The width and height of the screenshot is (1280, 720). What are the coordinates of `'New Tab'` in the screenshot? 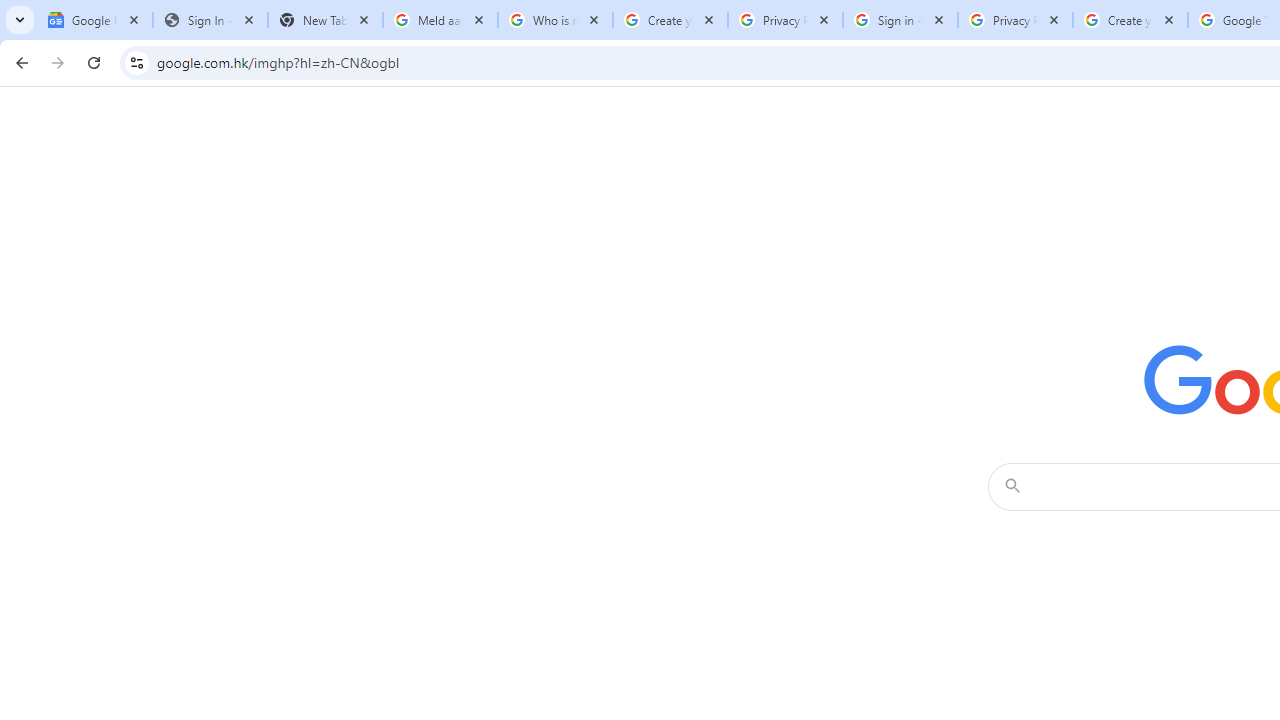 It's located at (325, 20).